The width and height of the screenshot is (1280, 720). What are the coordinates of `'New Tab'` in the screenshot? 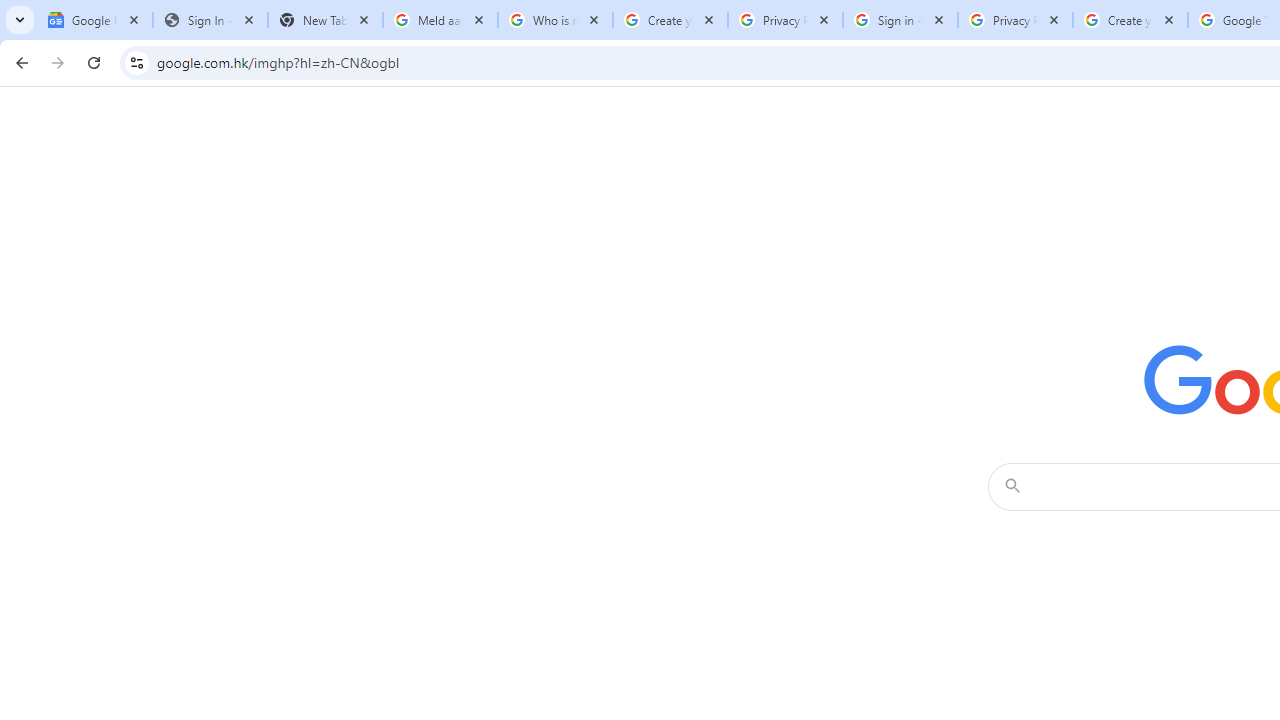 It's located at (325, 20).